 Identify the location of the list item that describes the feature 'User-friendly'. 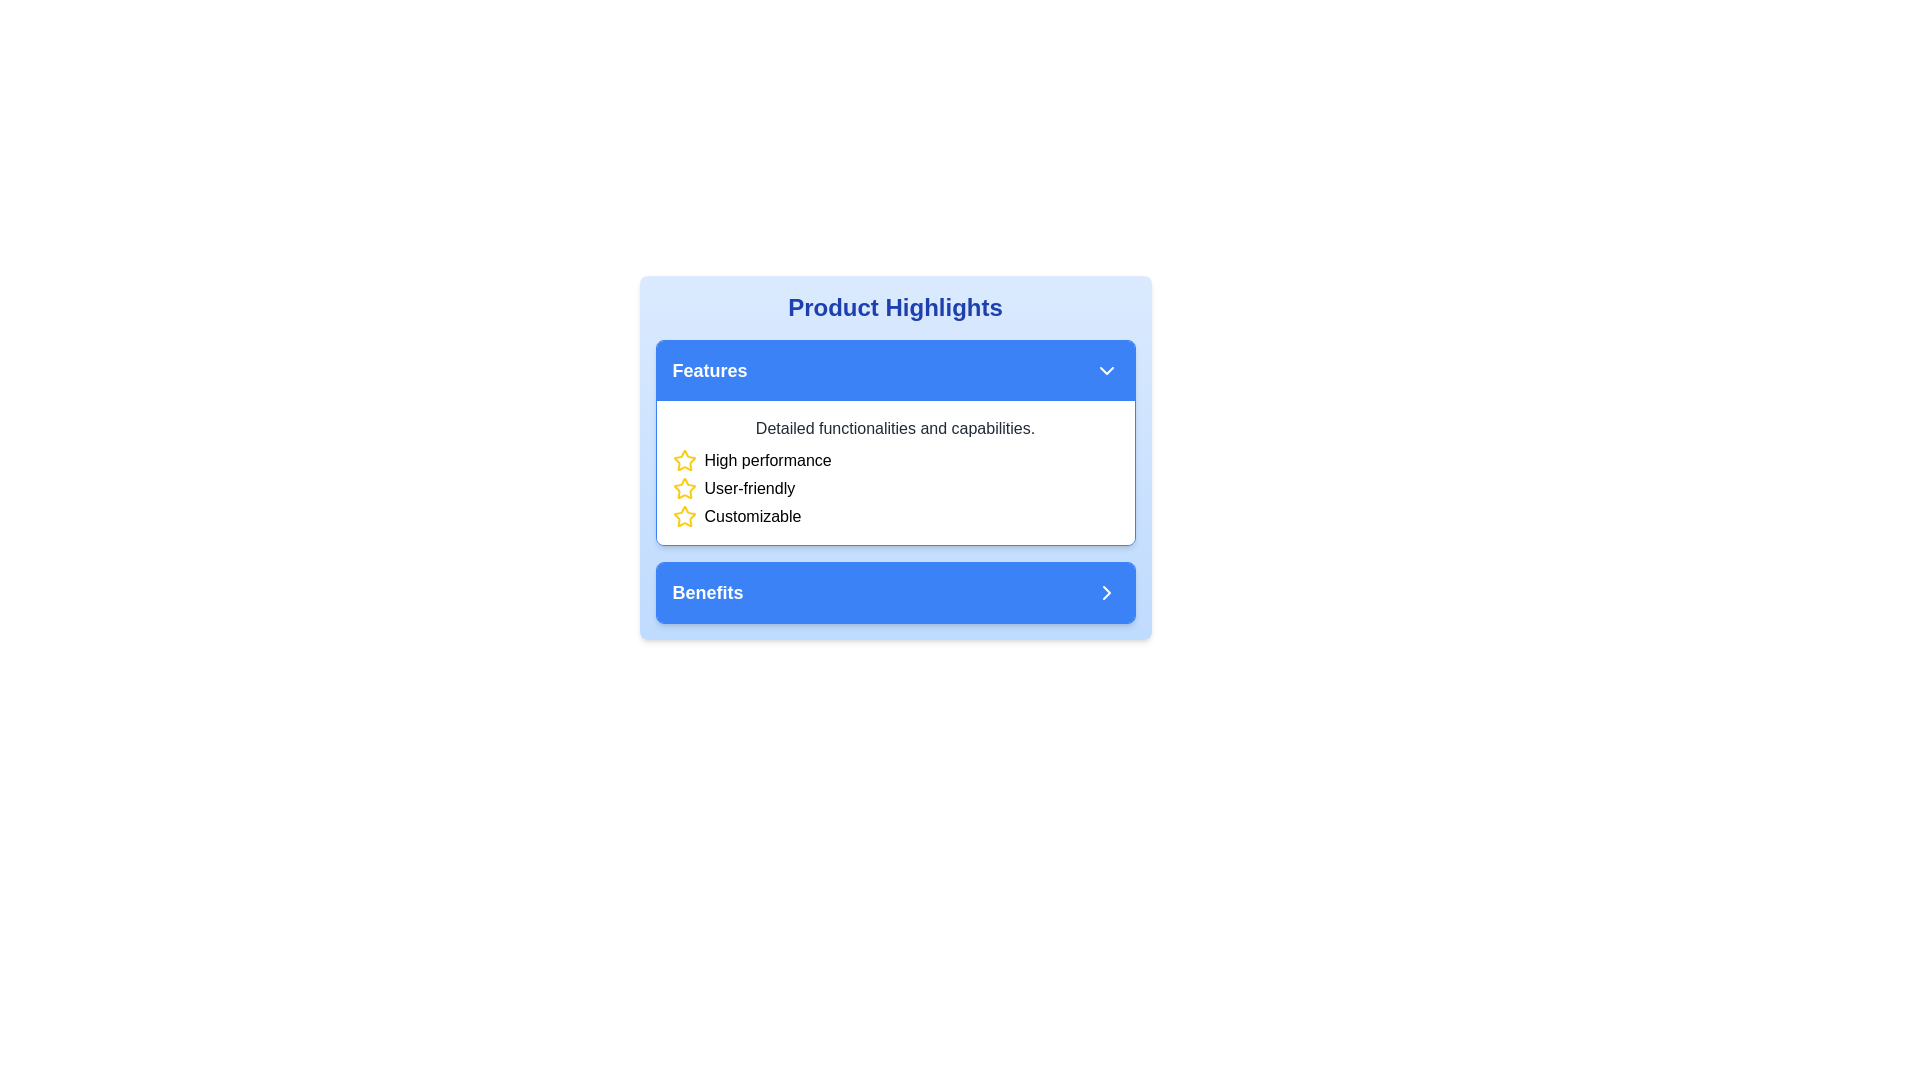
(894, 489).